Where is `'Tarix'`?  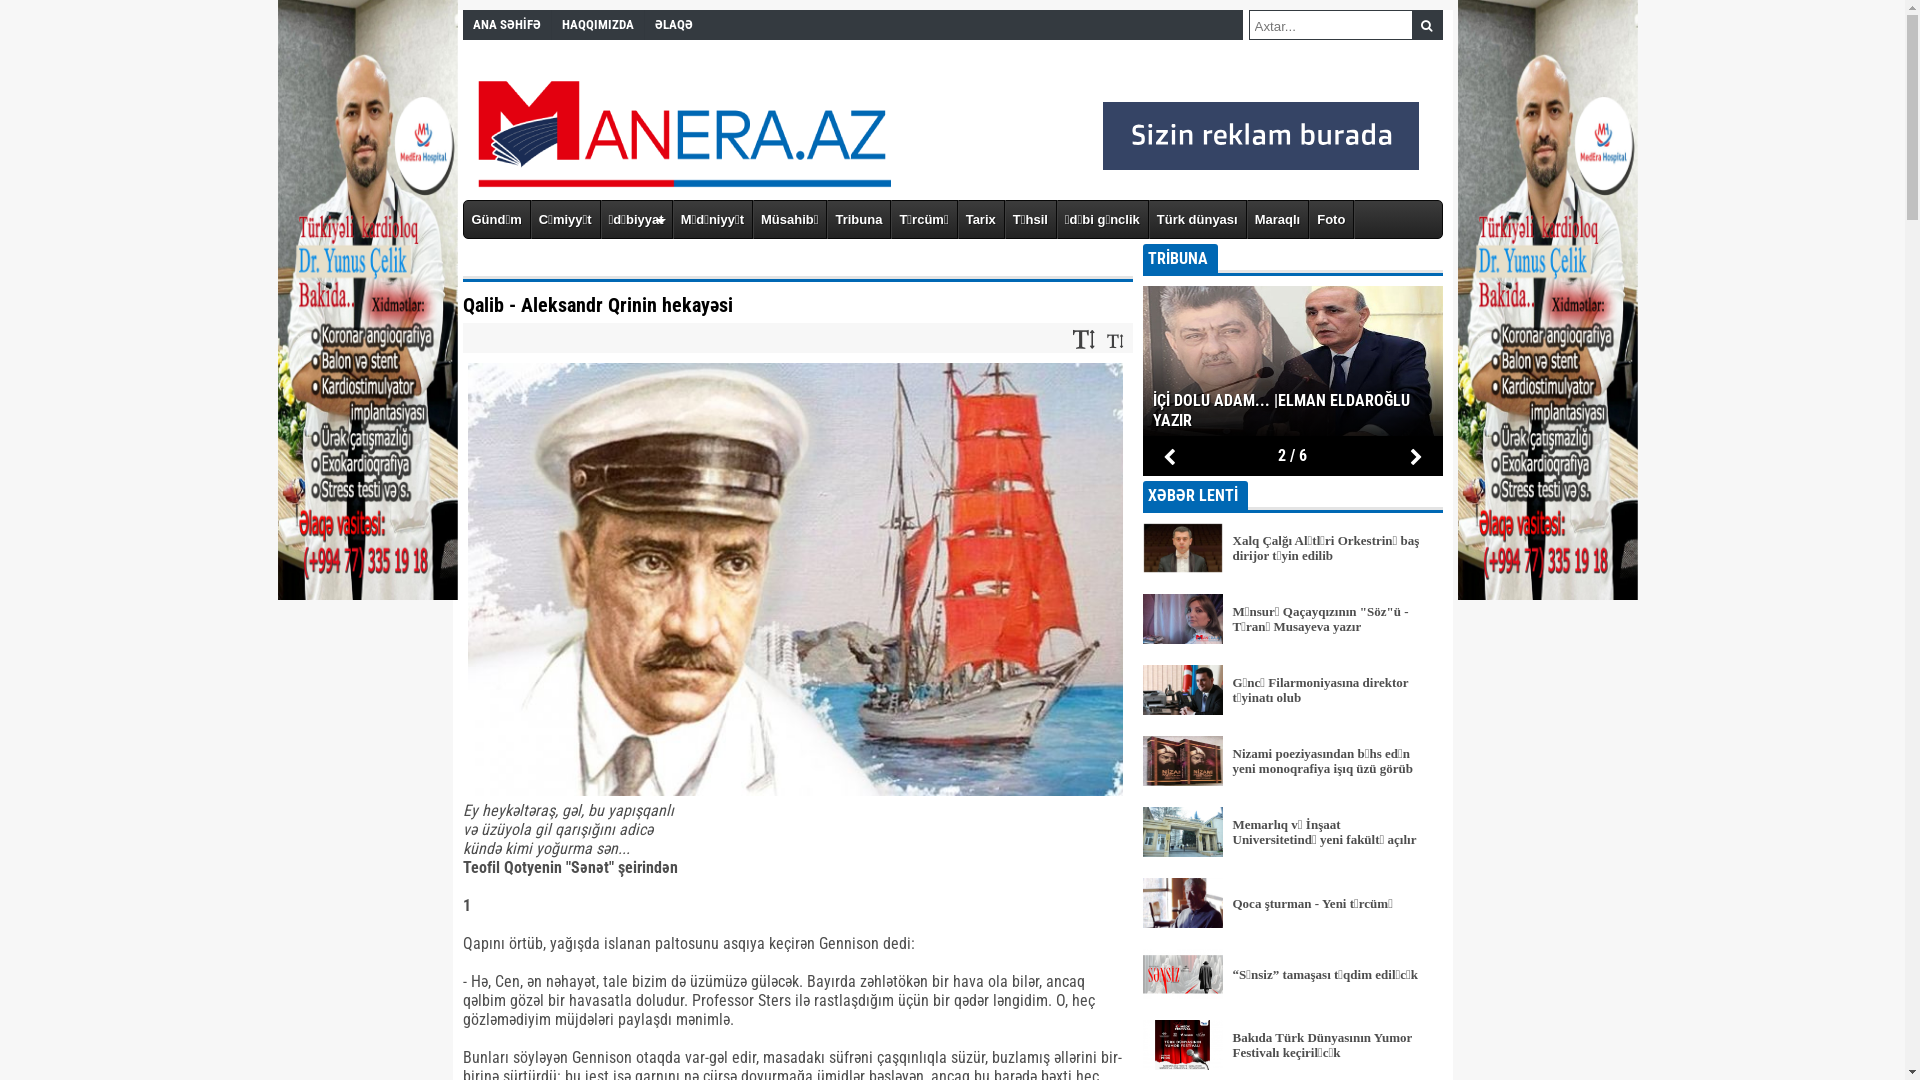 'Tarix' is located at coordinates (981, 219).